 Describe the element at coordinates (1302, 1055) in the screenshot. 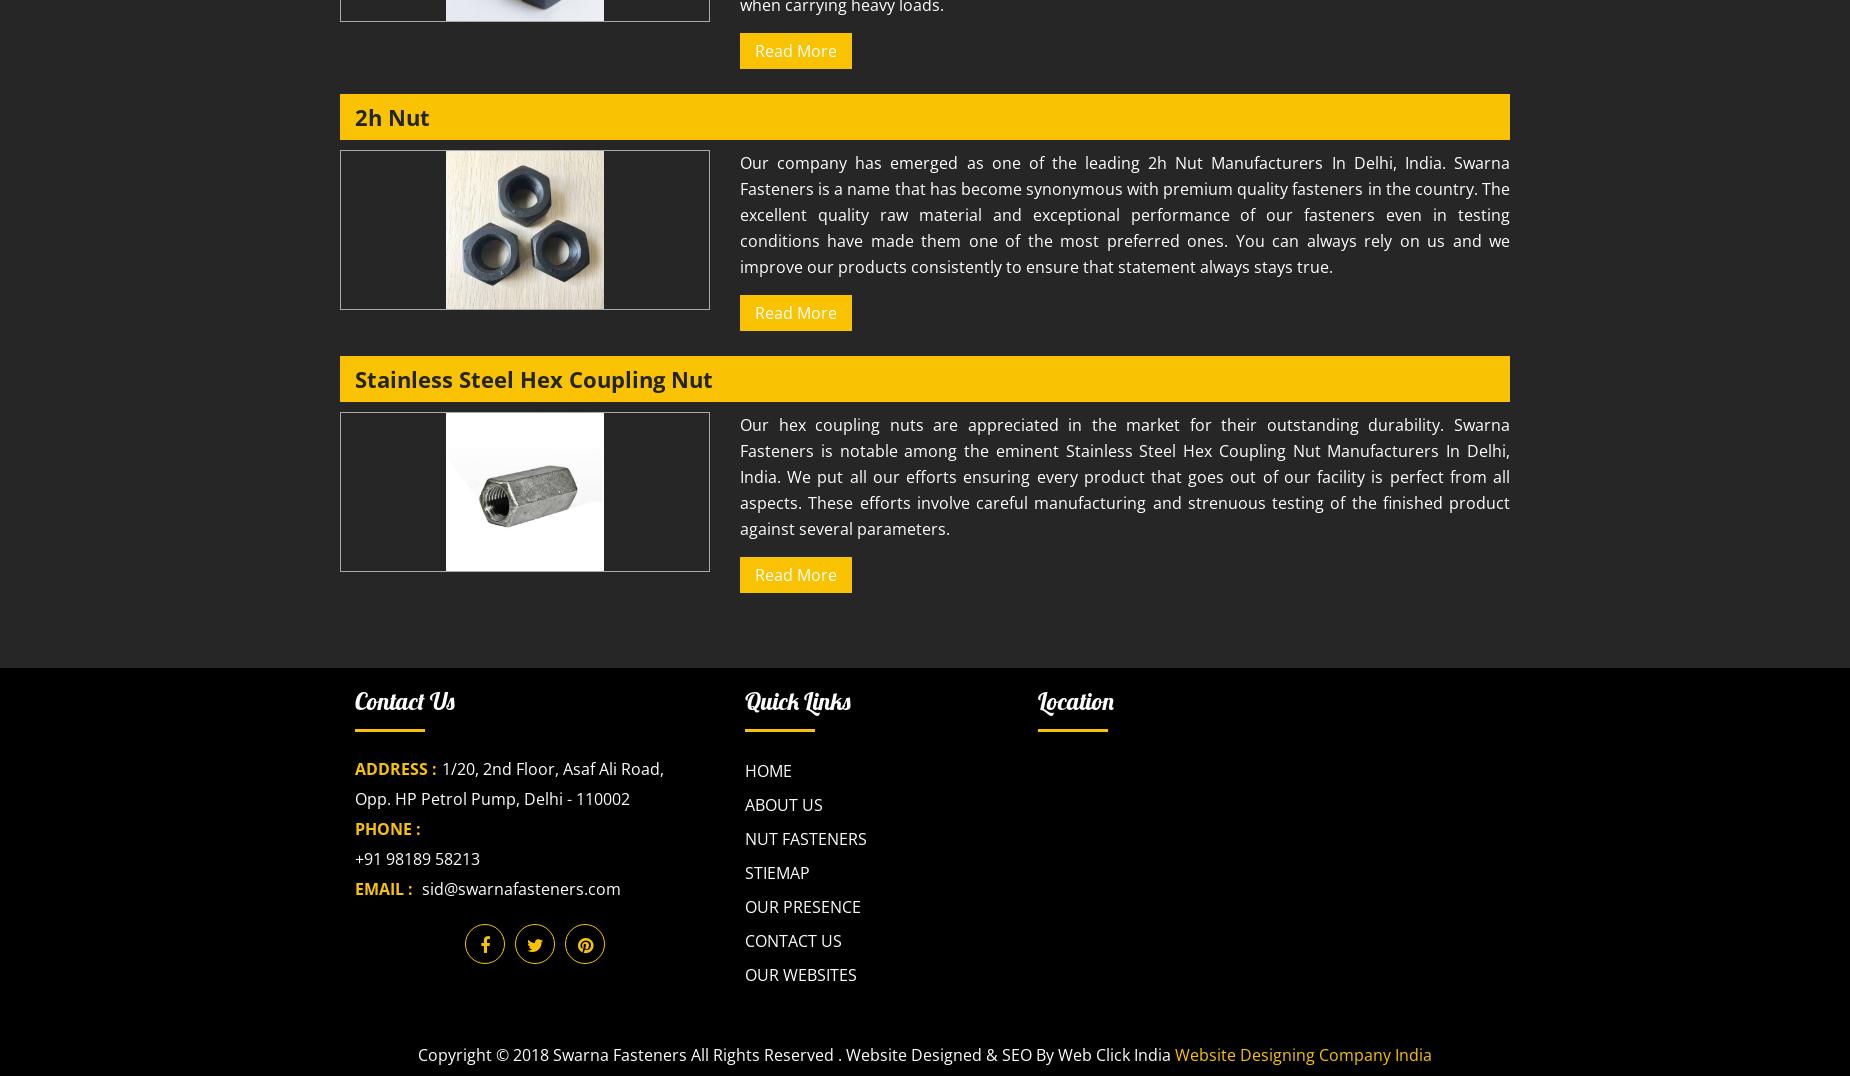

I see `'Website Designing Company India'` at that location.